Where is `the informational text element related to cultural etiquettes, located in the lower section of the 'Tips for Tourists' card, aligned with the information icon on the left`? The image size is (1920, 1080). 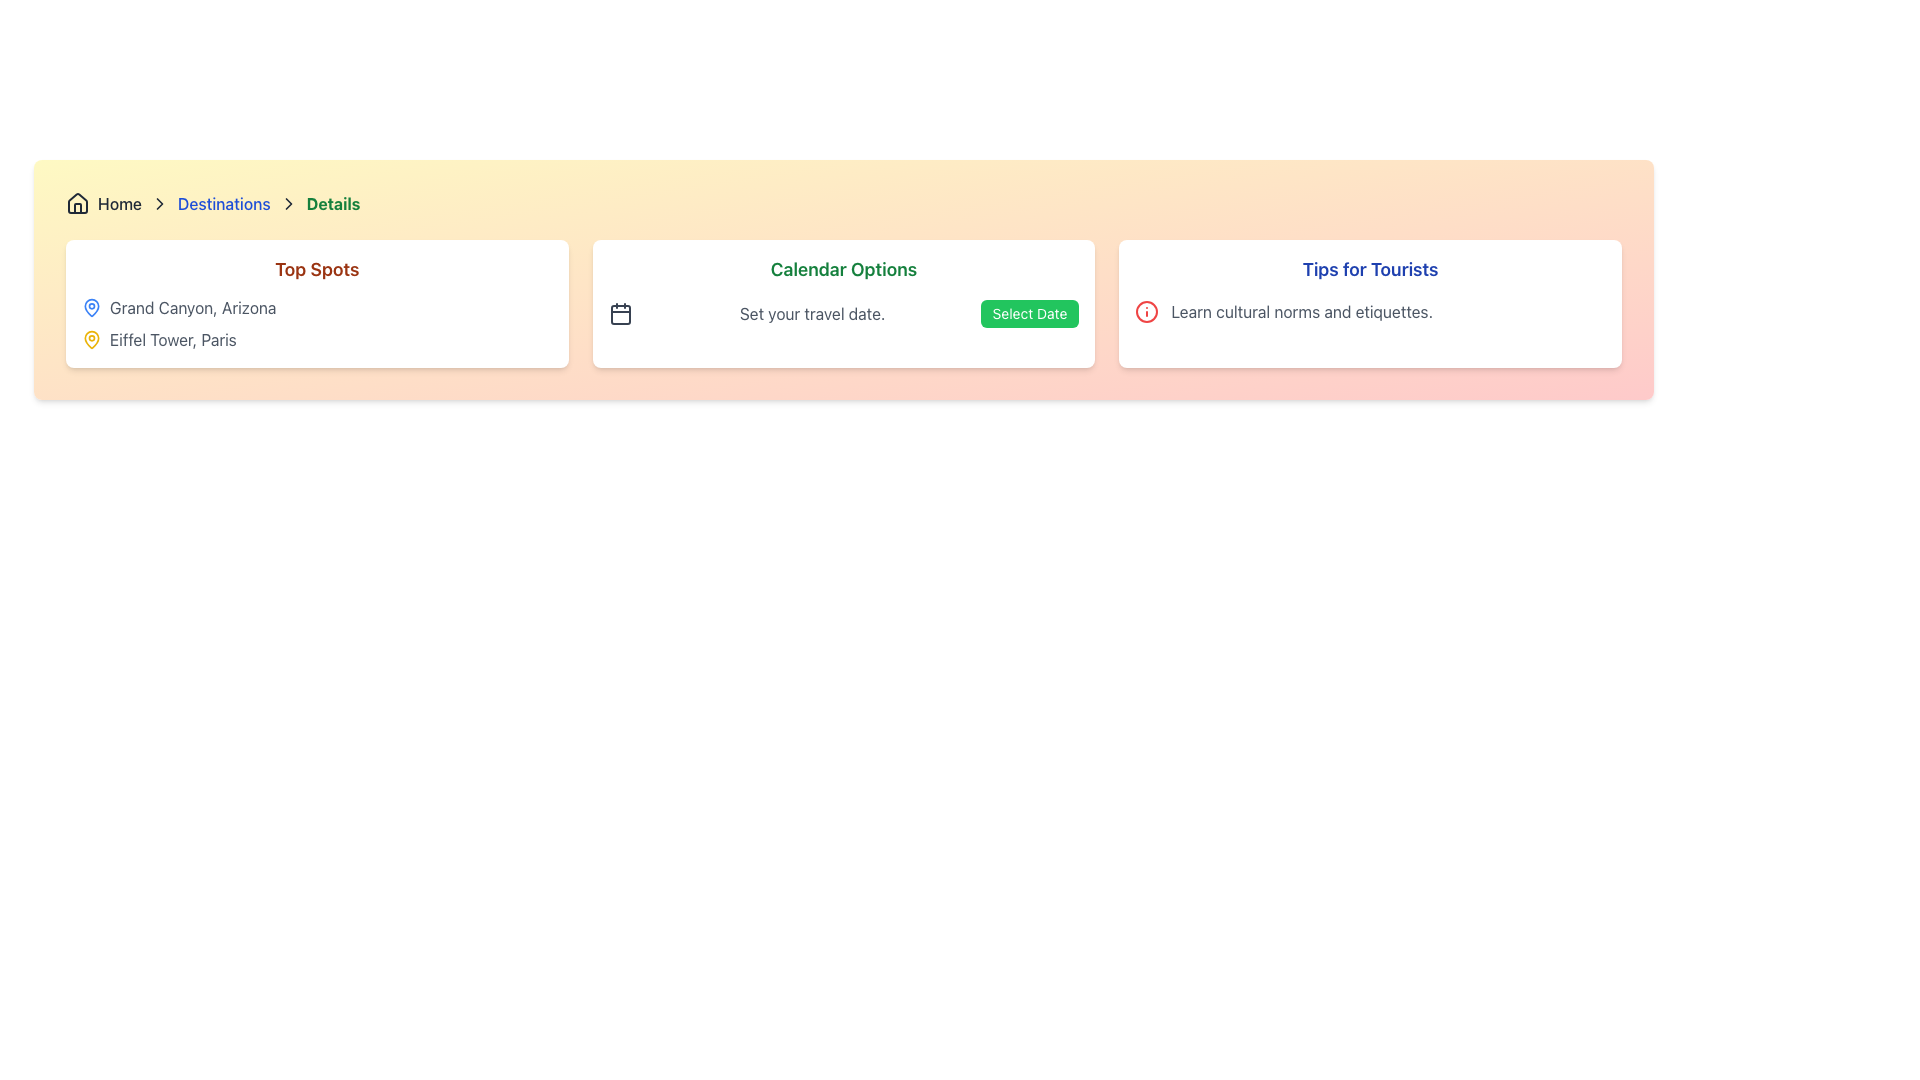 the informational text element related to cultural etiquettes, located in the lower section of the 'Tips for Tourists' card, aligned with the information icon on the left is located at coordinates (1369, 312).